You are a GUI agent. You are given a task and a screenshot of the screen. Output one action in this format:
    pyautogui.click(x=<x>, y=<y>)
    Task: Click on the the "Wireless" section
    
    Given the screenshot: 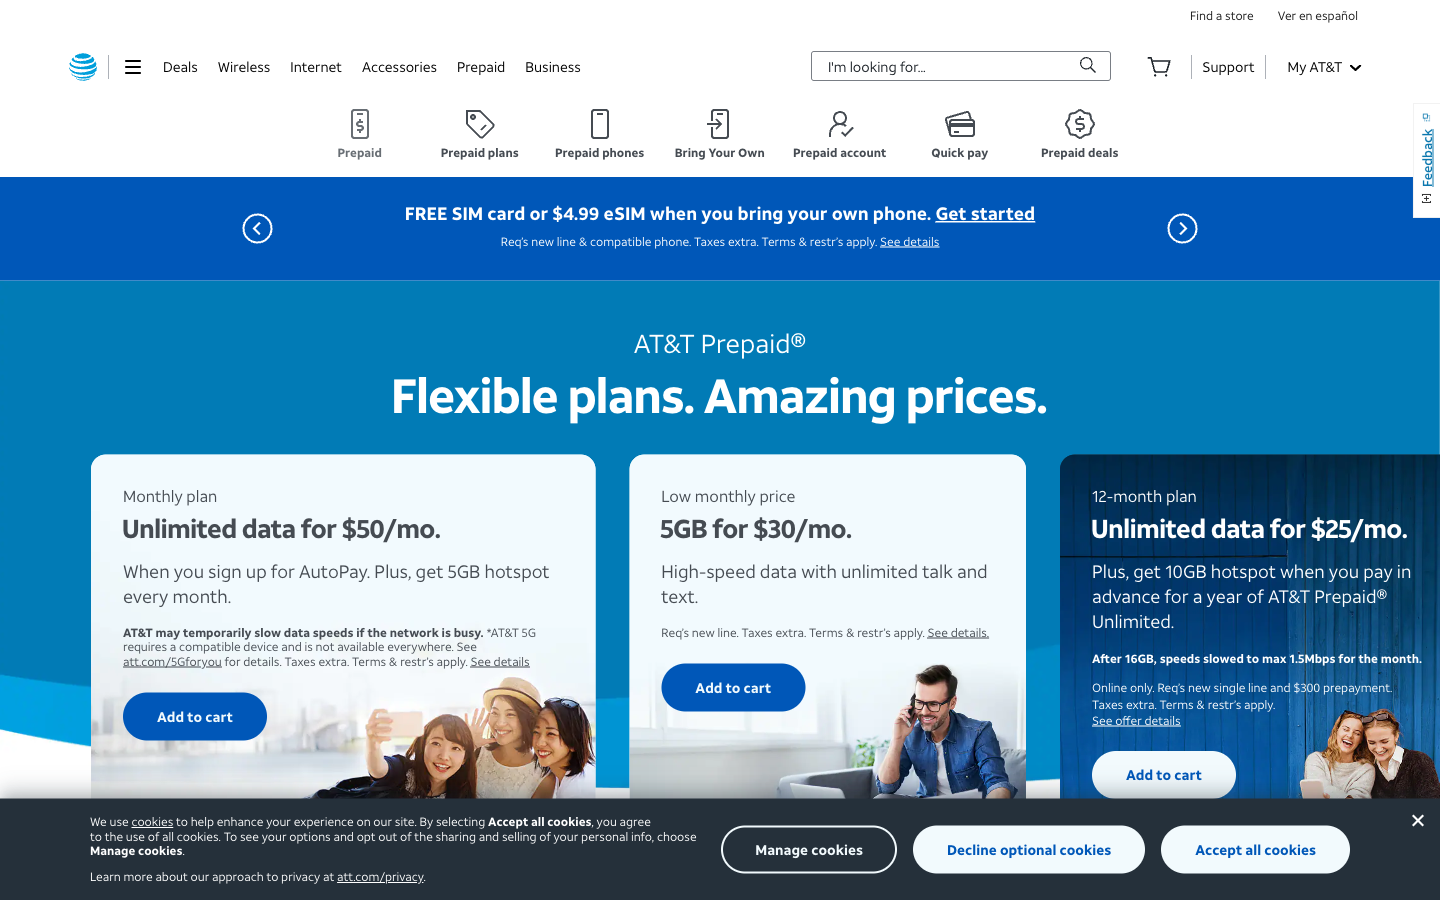 What is the action you would take?
    pyautogui.click(x=242, y=65)
    